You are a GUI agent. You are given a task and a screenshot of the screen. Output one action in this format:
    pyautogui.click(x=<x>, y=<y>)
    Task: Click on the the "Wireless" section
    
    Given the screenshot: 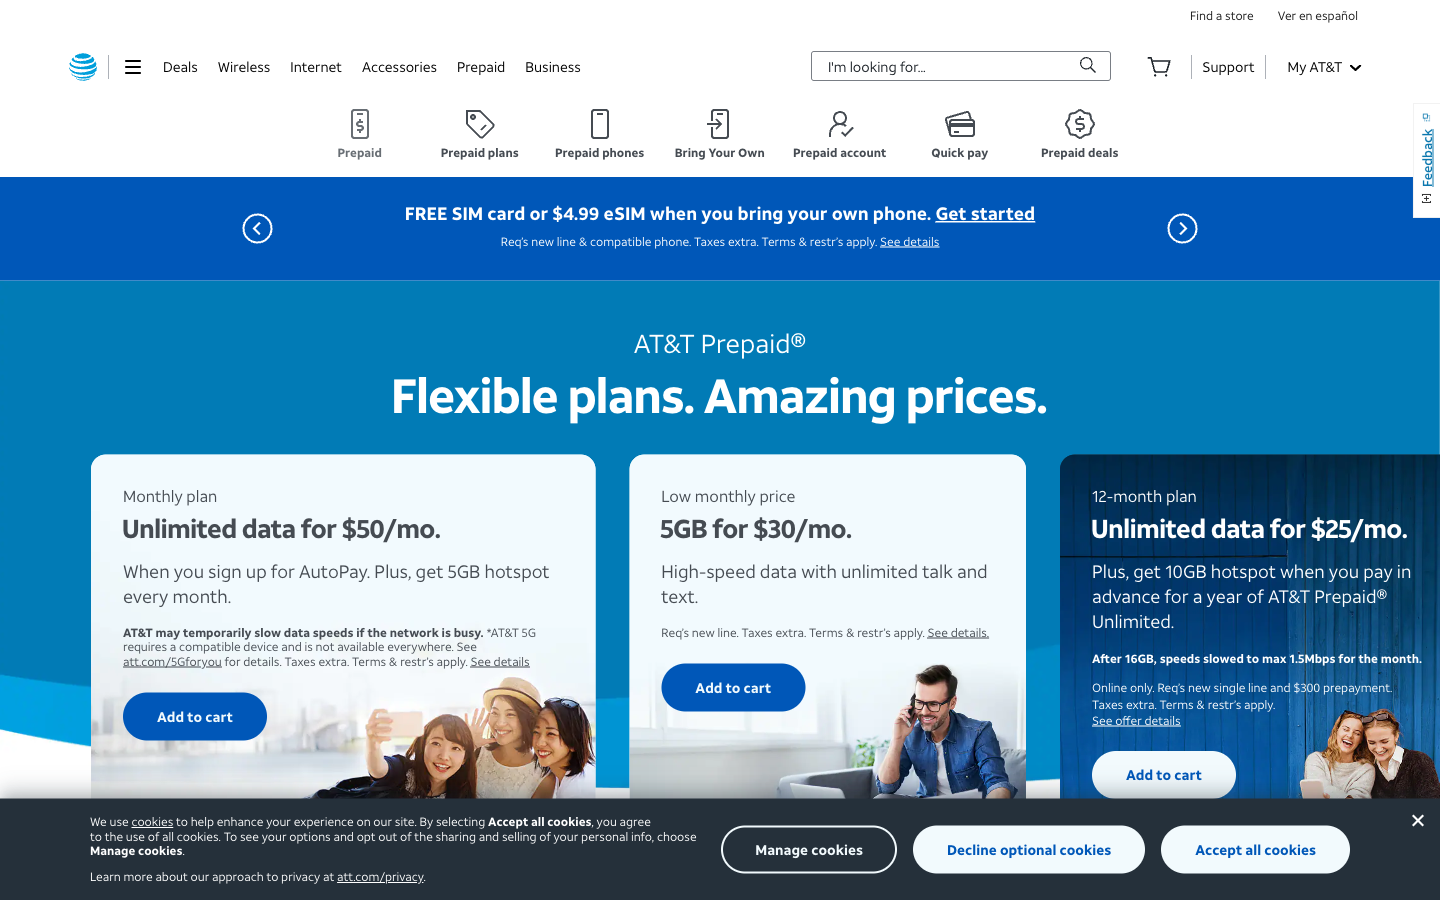 What is the action you would take?
    pyautogui.click(x=242, y=65)
    